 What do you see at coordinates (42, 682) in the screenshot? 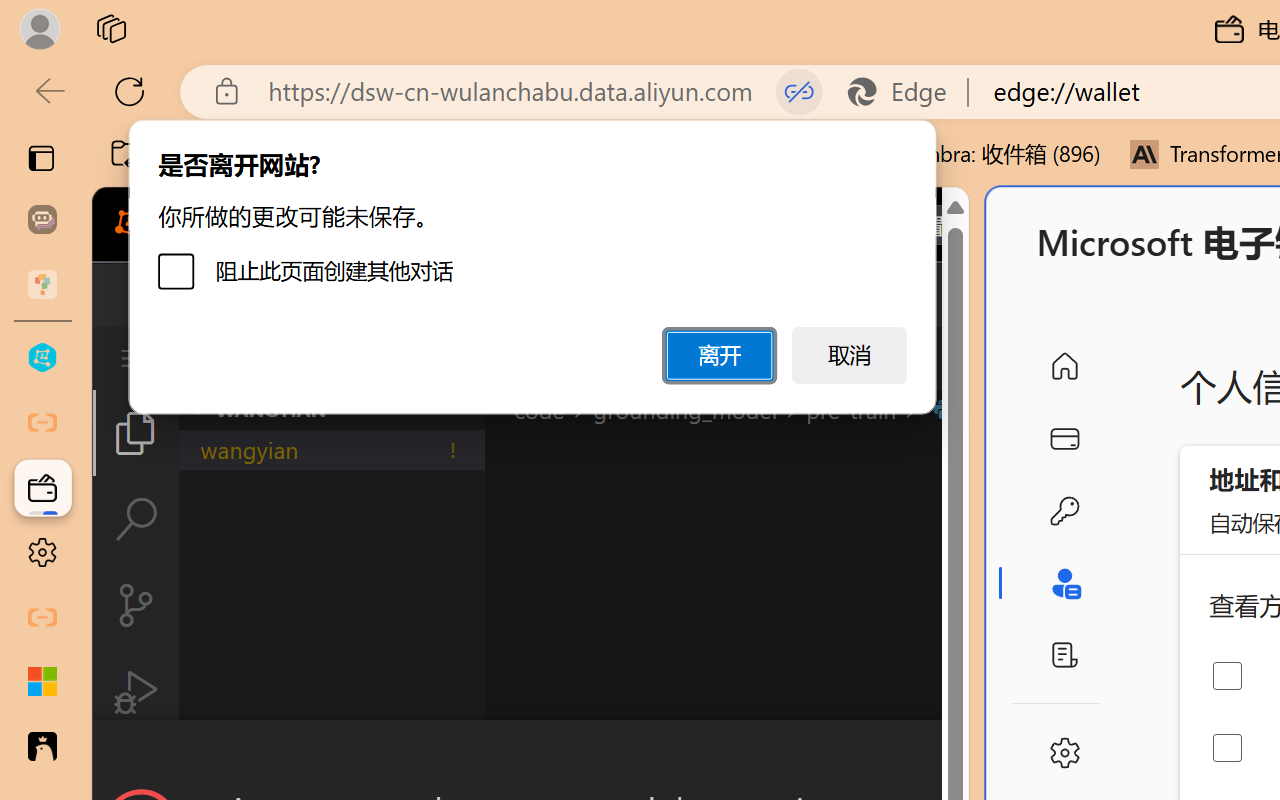
I see `'Adjust indents and spacing - Microsoft Support'` at bounding box center [42, 682].